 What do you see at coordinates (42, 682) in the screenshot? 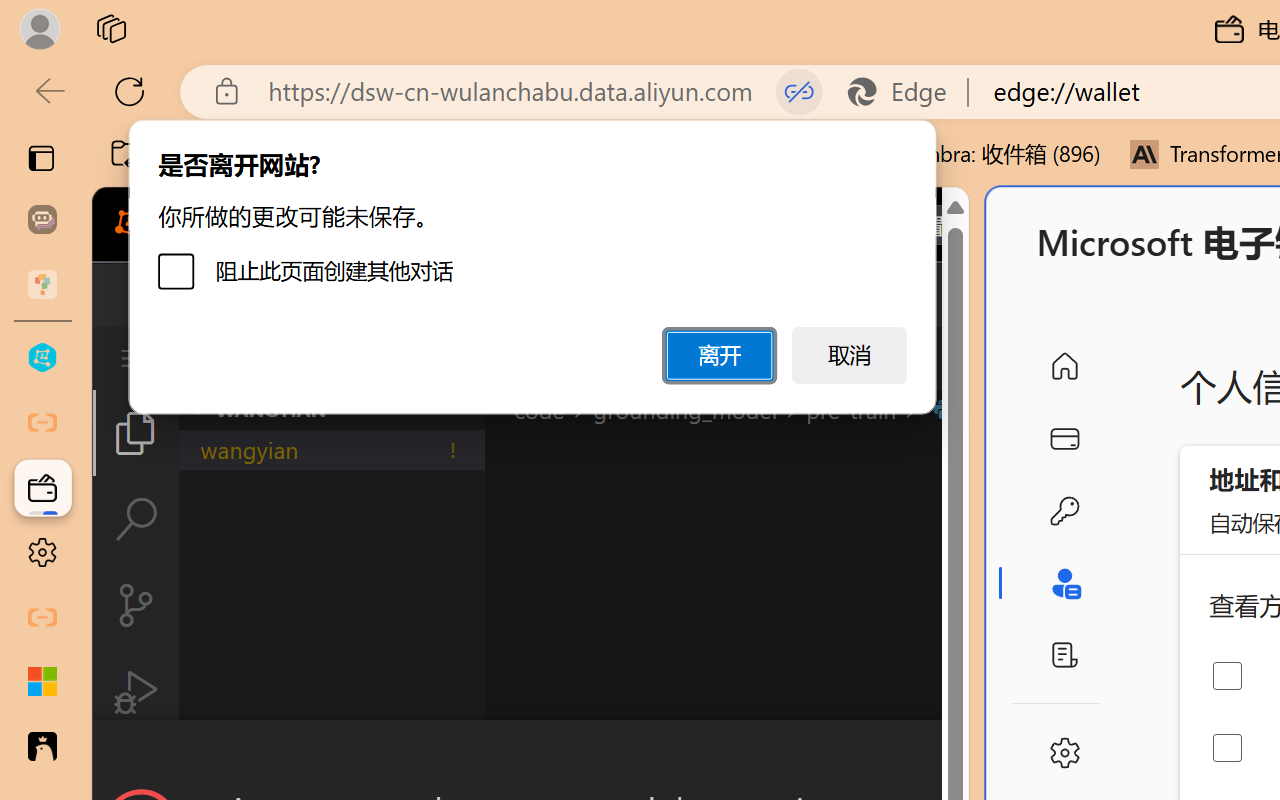
I see `'Adjust indents and spacing - Microsoft Support'` at bounding box center [42, 682].